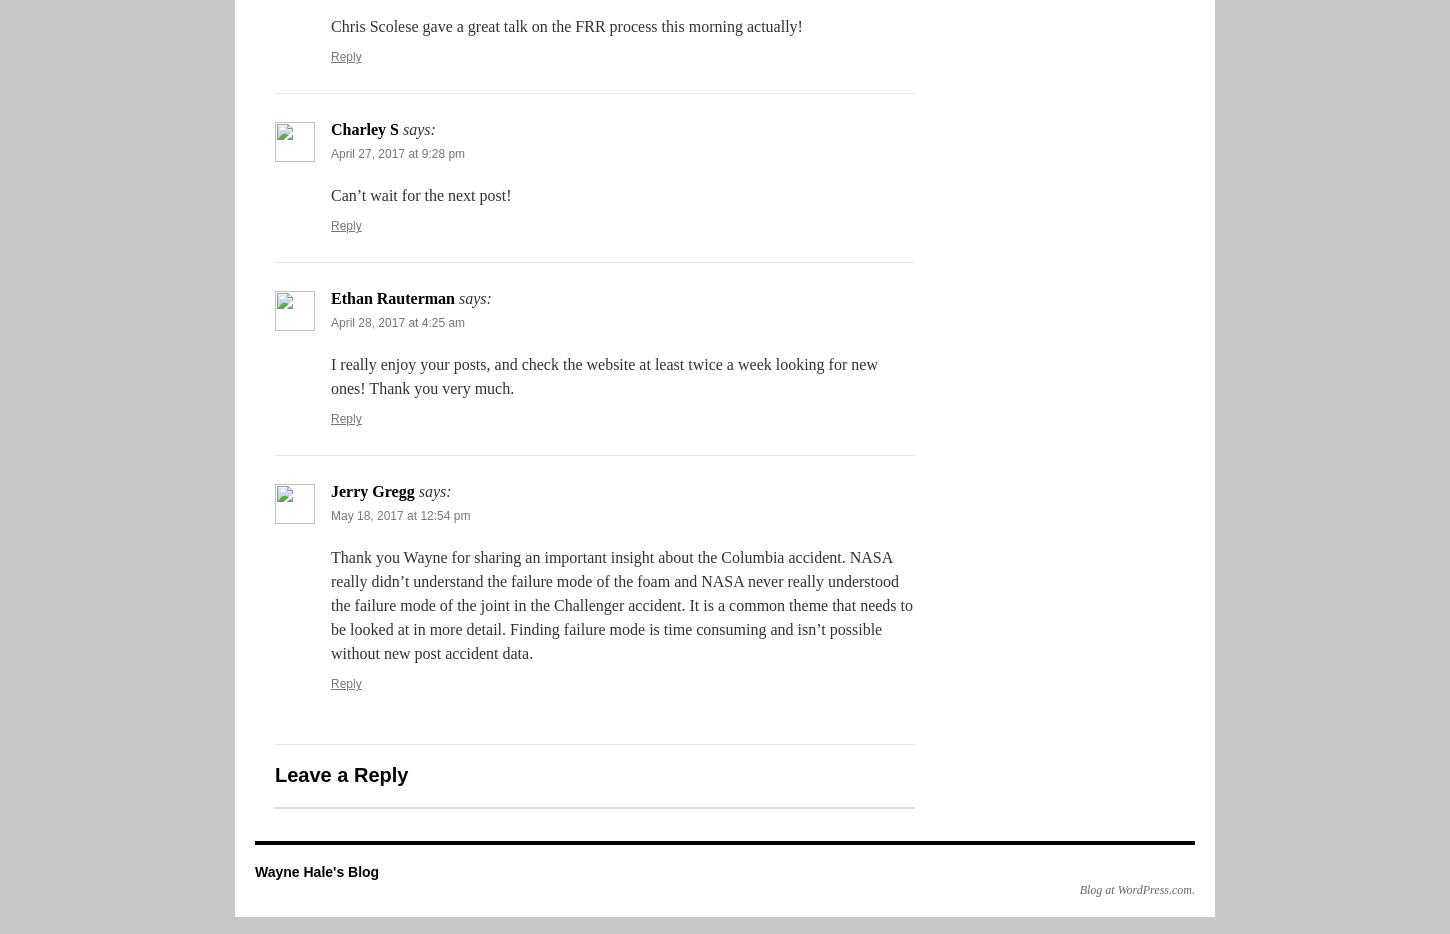 The height and width of the screenshot is (934, 1450). Describe the element at coordinates (1135, 890) in the screenshot. I see `'Blog at WordPress.com.'` at that location.